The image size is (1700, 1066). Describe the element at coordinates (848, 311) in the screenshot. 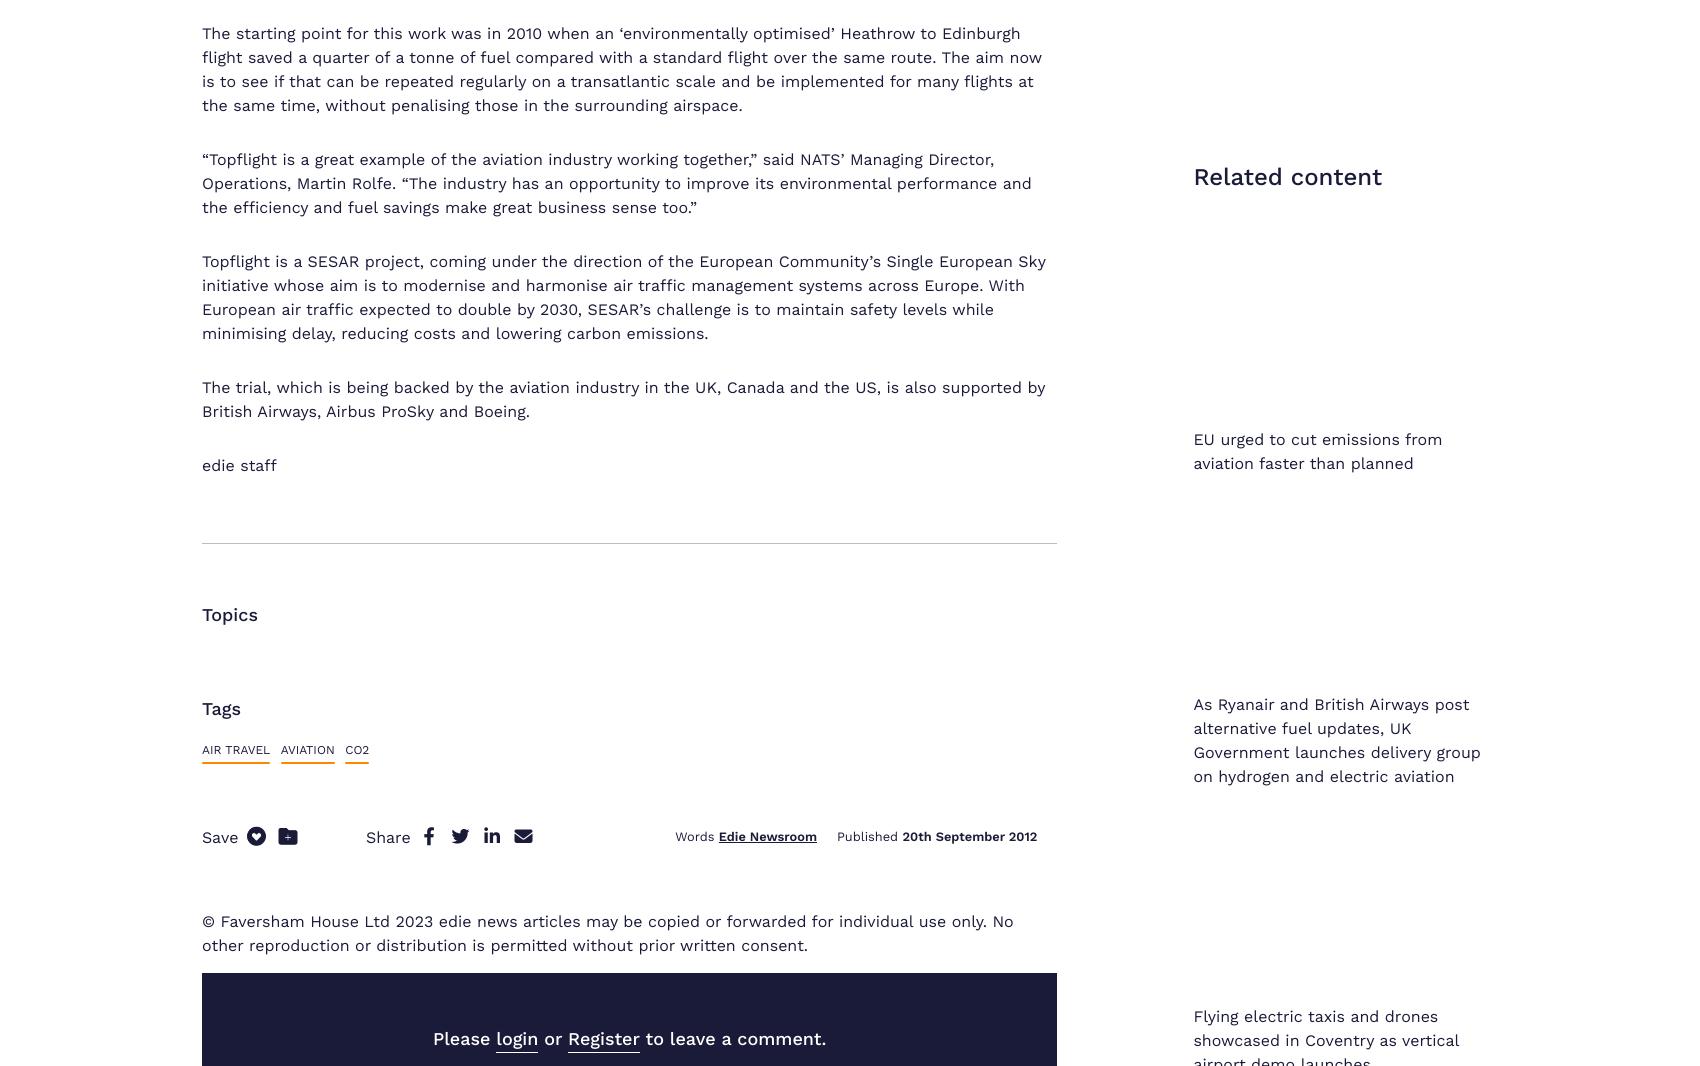

I see `'empowering sustainable business'` at that location.